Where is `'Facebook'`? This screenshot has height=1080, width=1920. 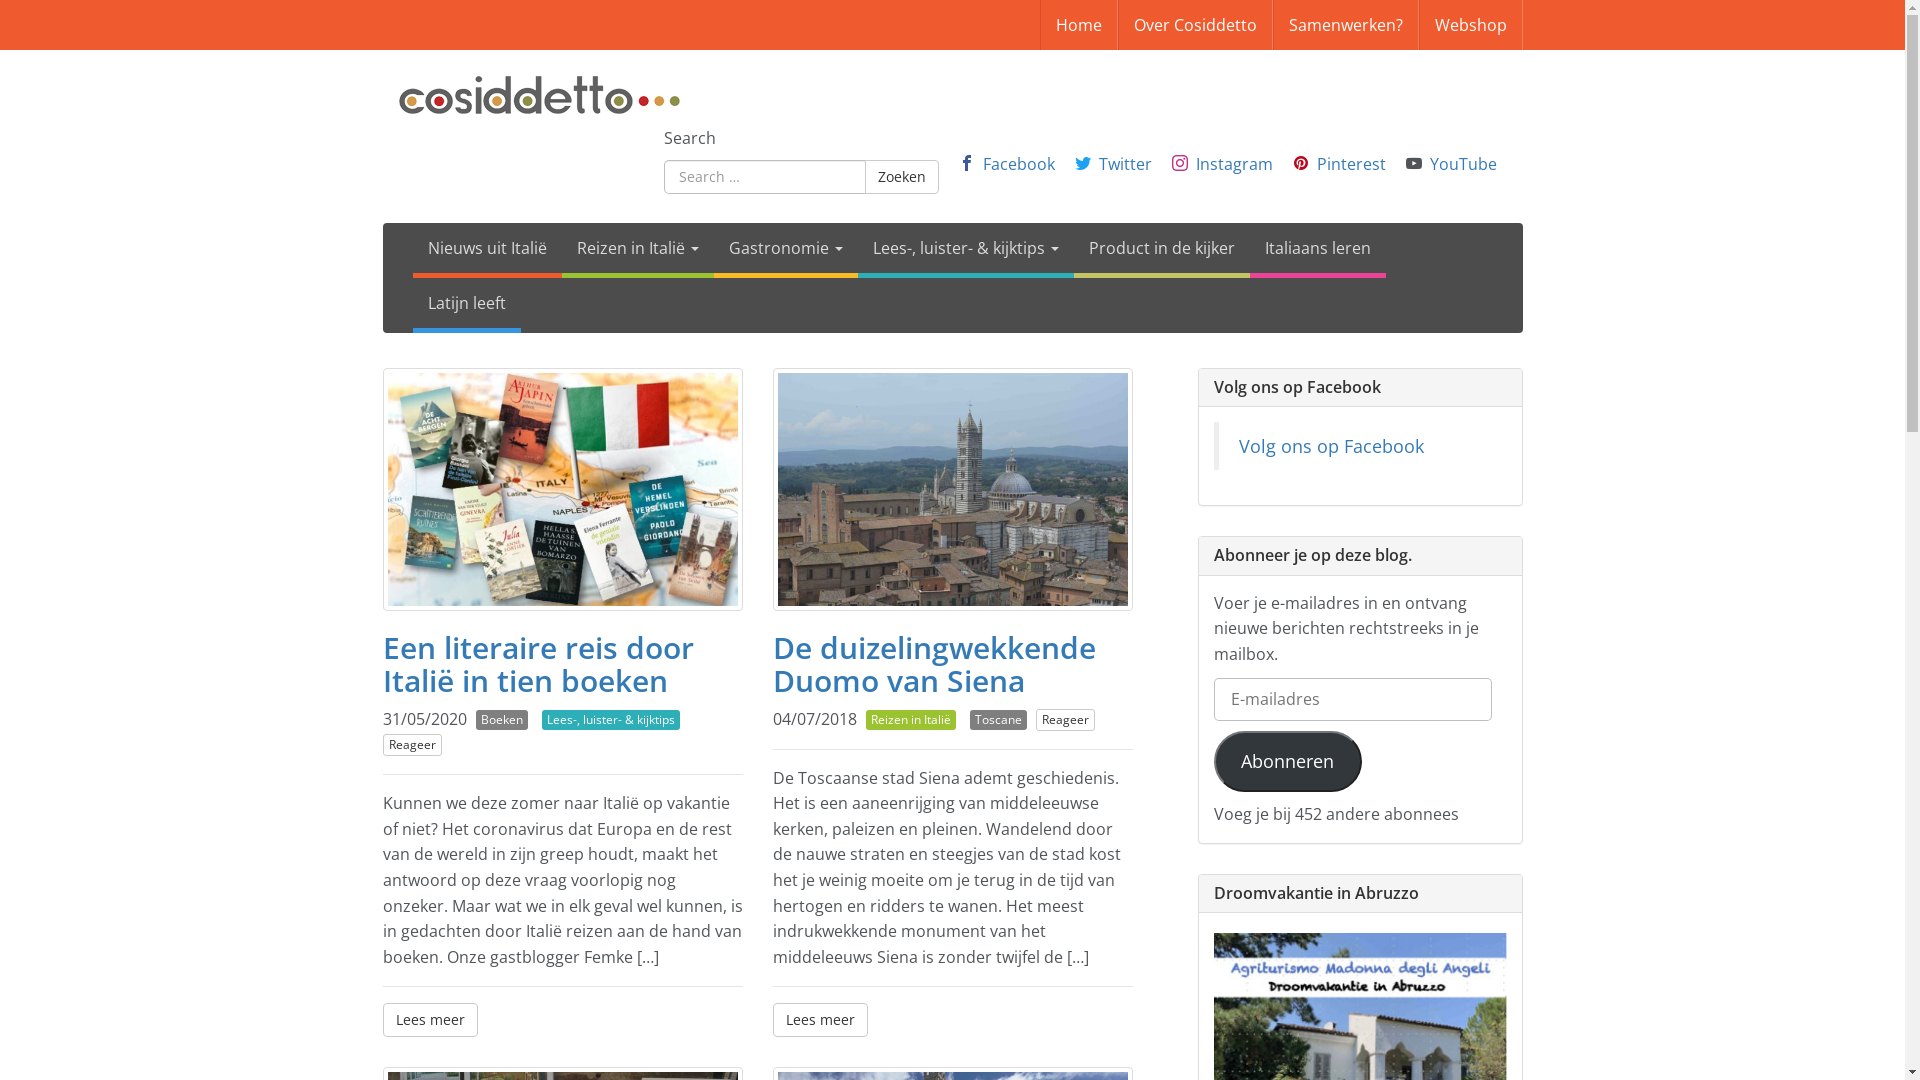 'Facebook' is located at coordinates (1017, 161).